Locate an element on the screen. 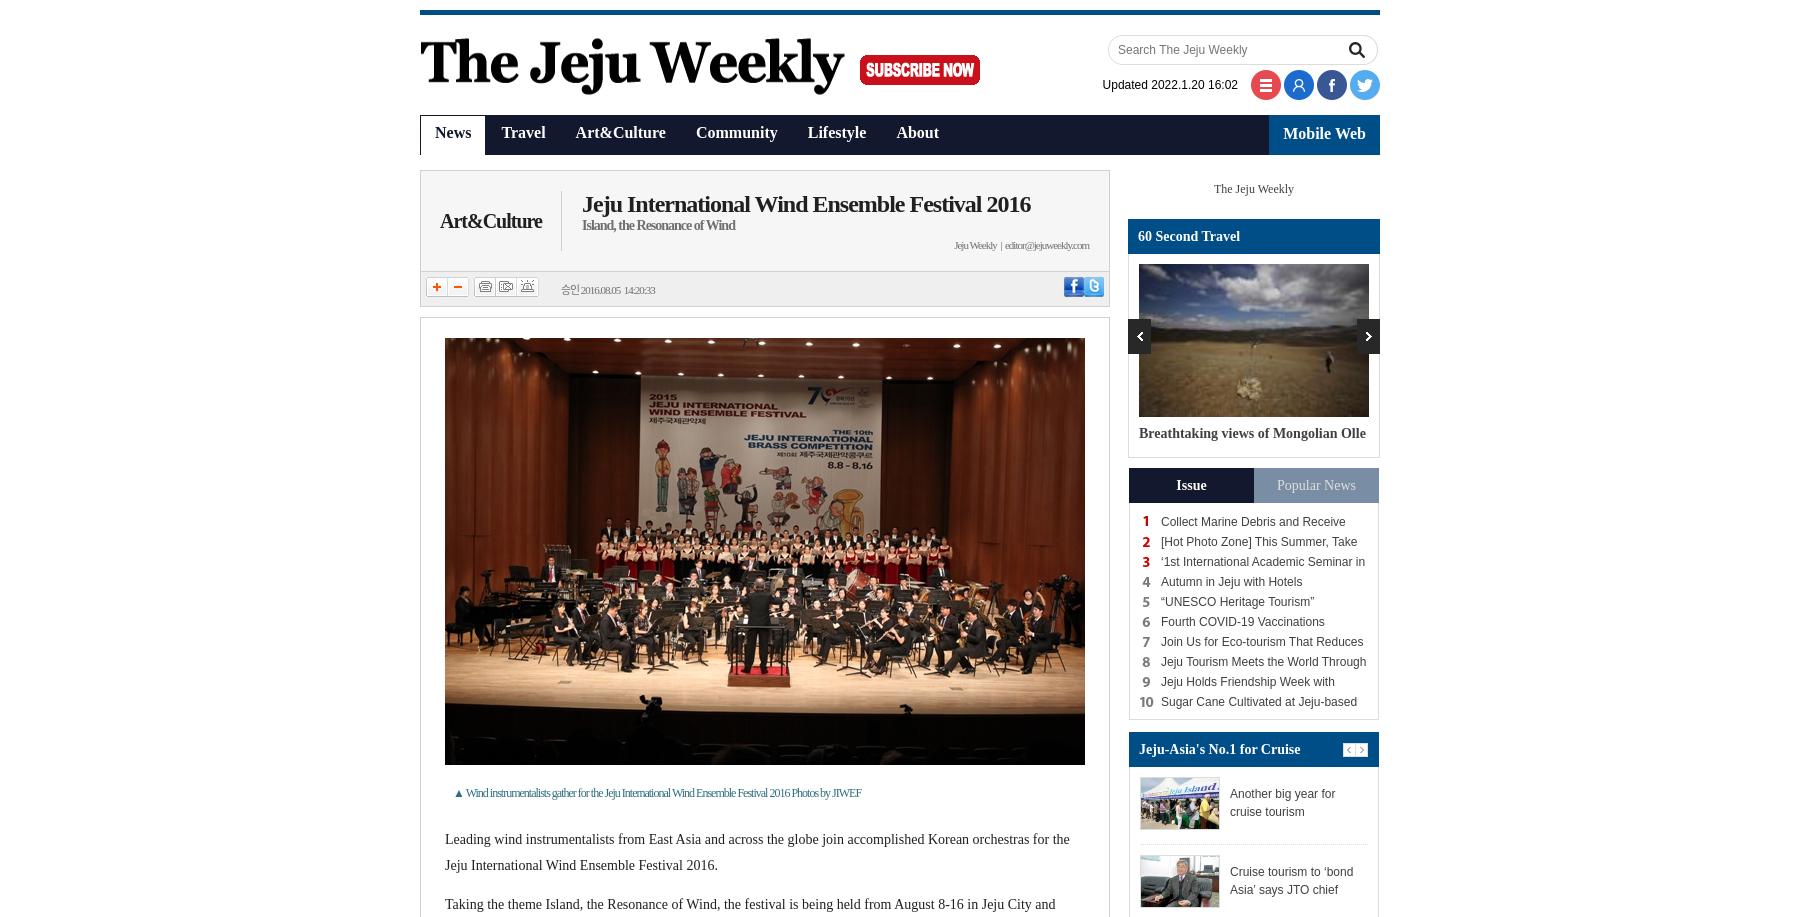 This screenshot has height=917, width=1800. 'Jeju-Asia's No.1 for Cruise' is located at coordinates (1218, 747).